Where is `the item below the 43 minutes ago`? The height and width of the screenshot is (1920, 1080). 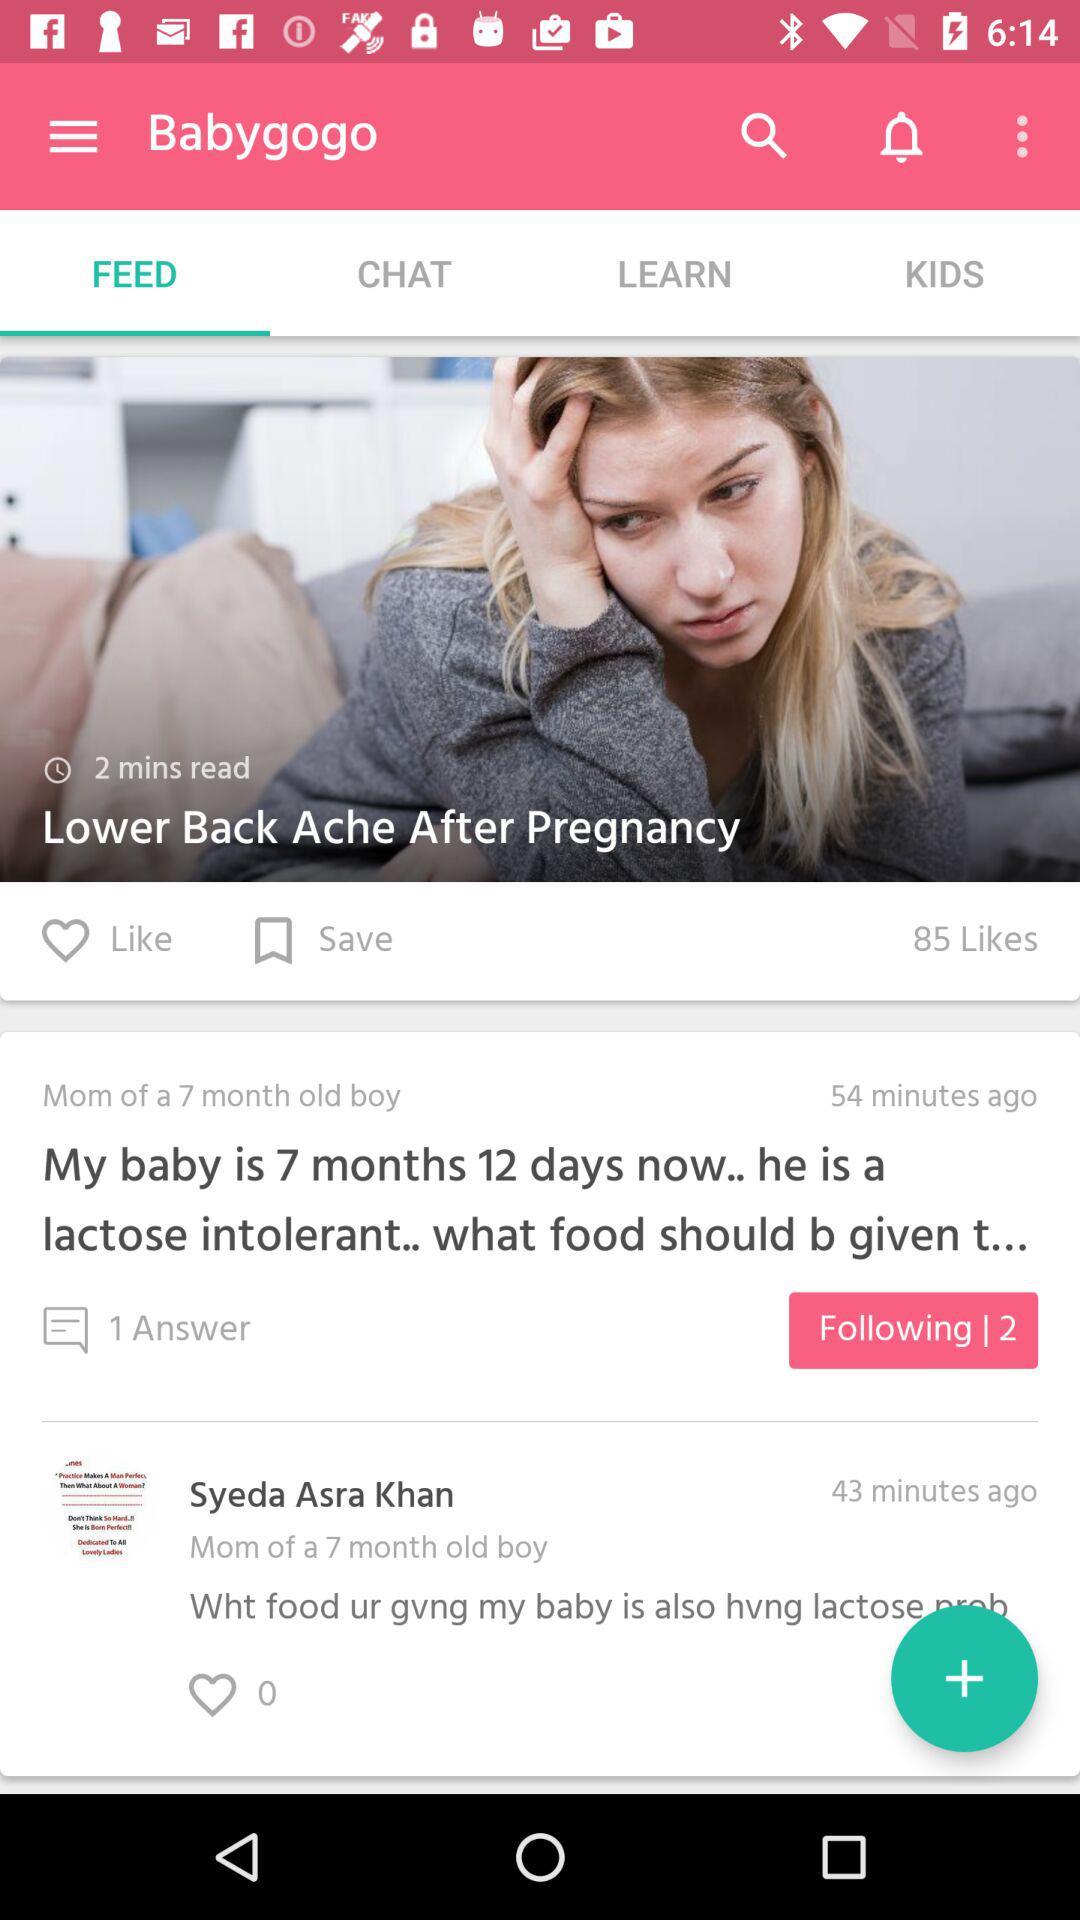 the item below the 43 minutes ago is located at coordinates (963, 1678).